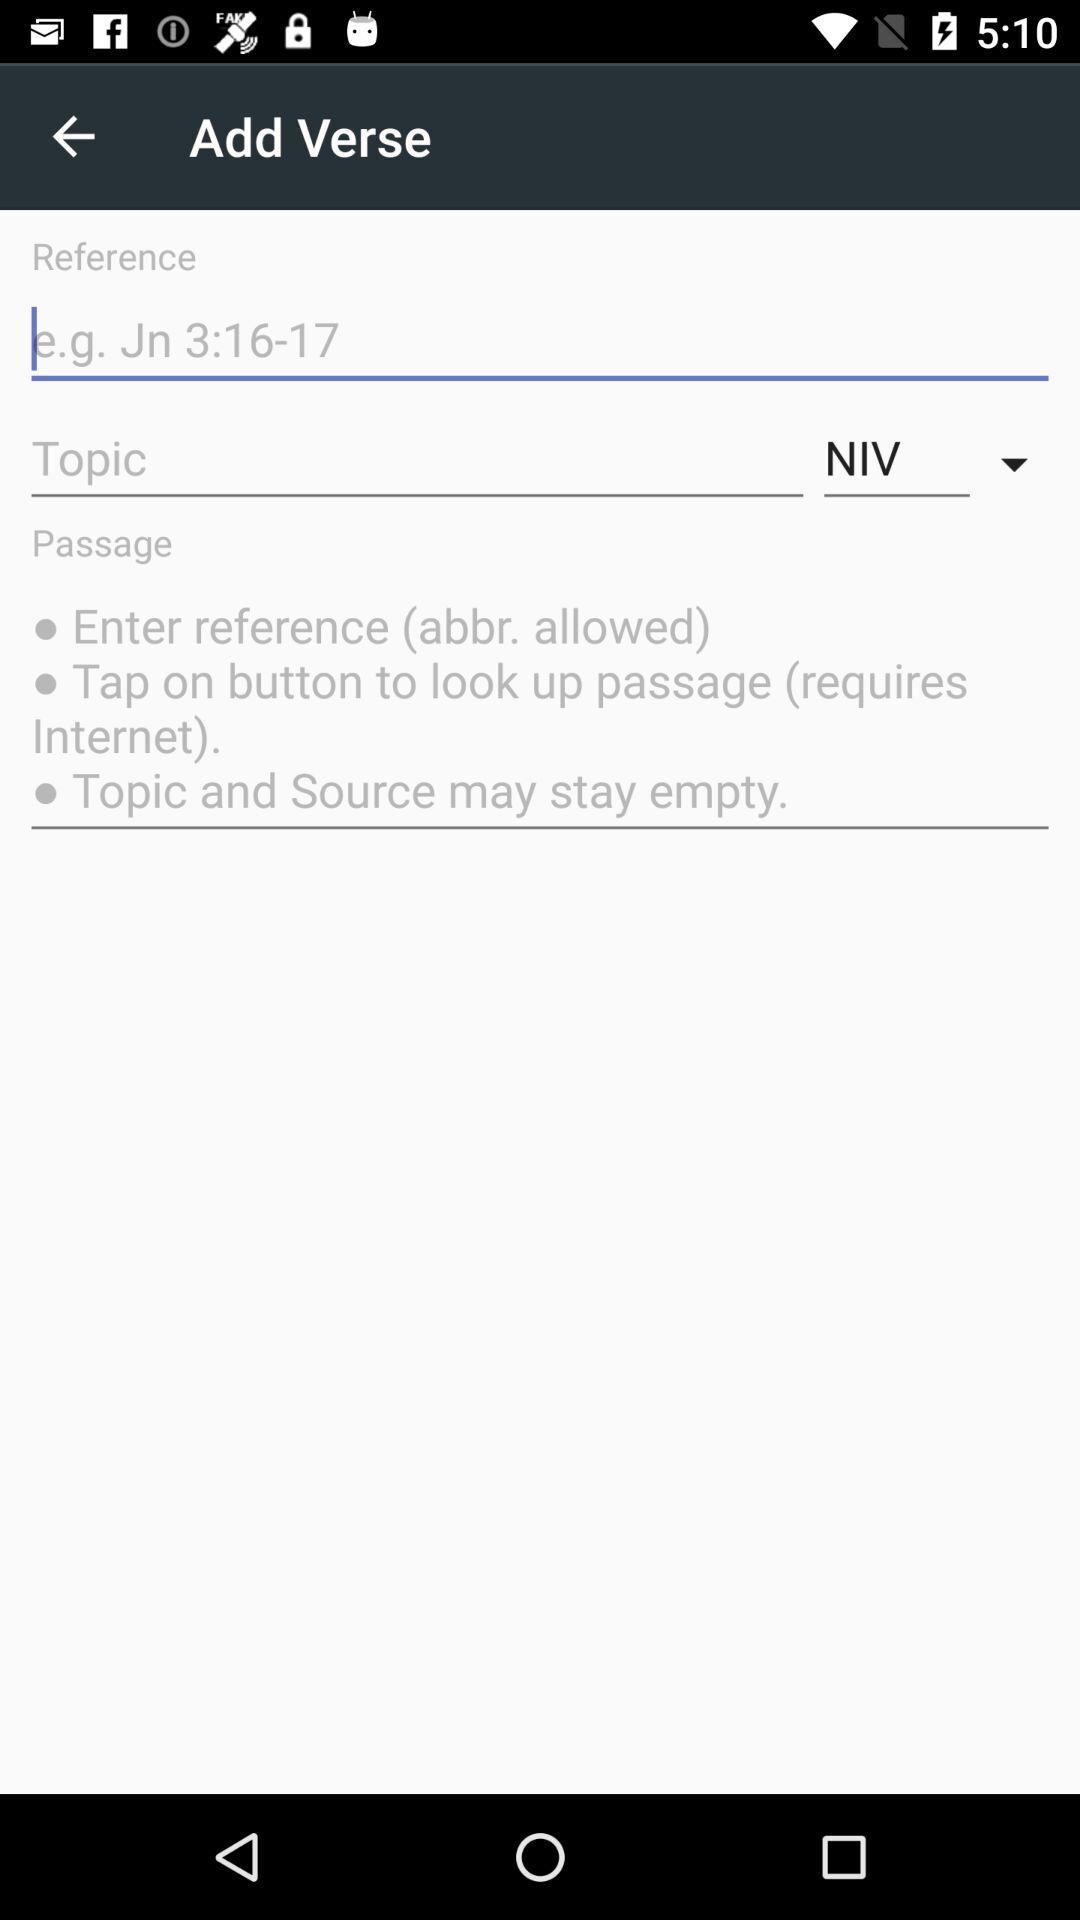 The image size is (1080, 1920). What do you see at coordinates (72, 135) in the screenshot?
I see `the icon next to the add verse app` at bounding box center [72, 135].